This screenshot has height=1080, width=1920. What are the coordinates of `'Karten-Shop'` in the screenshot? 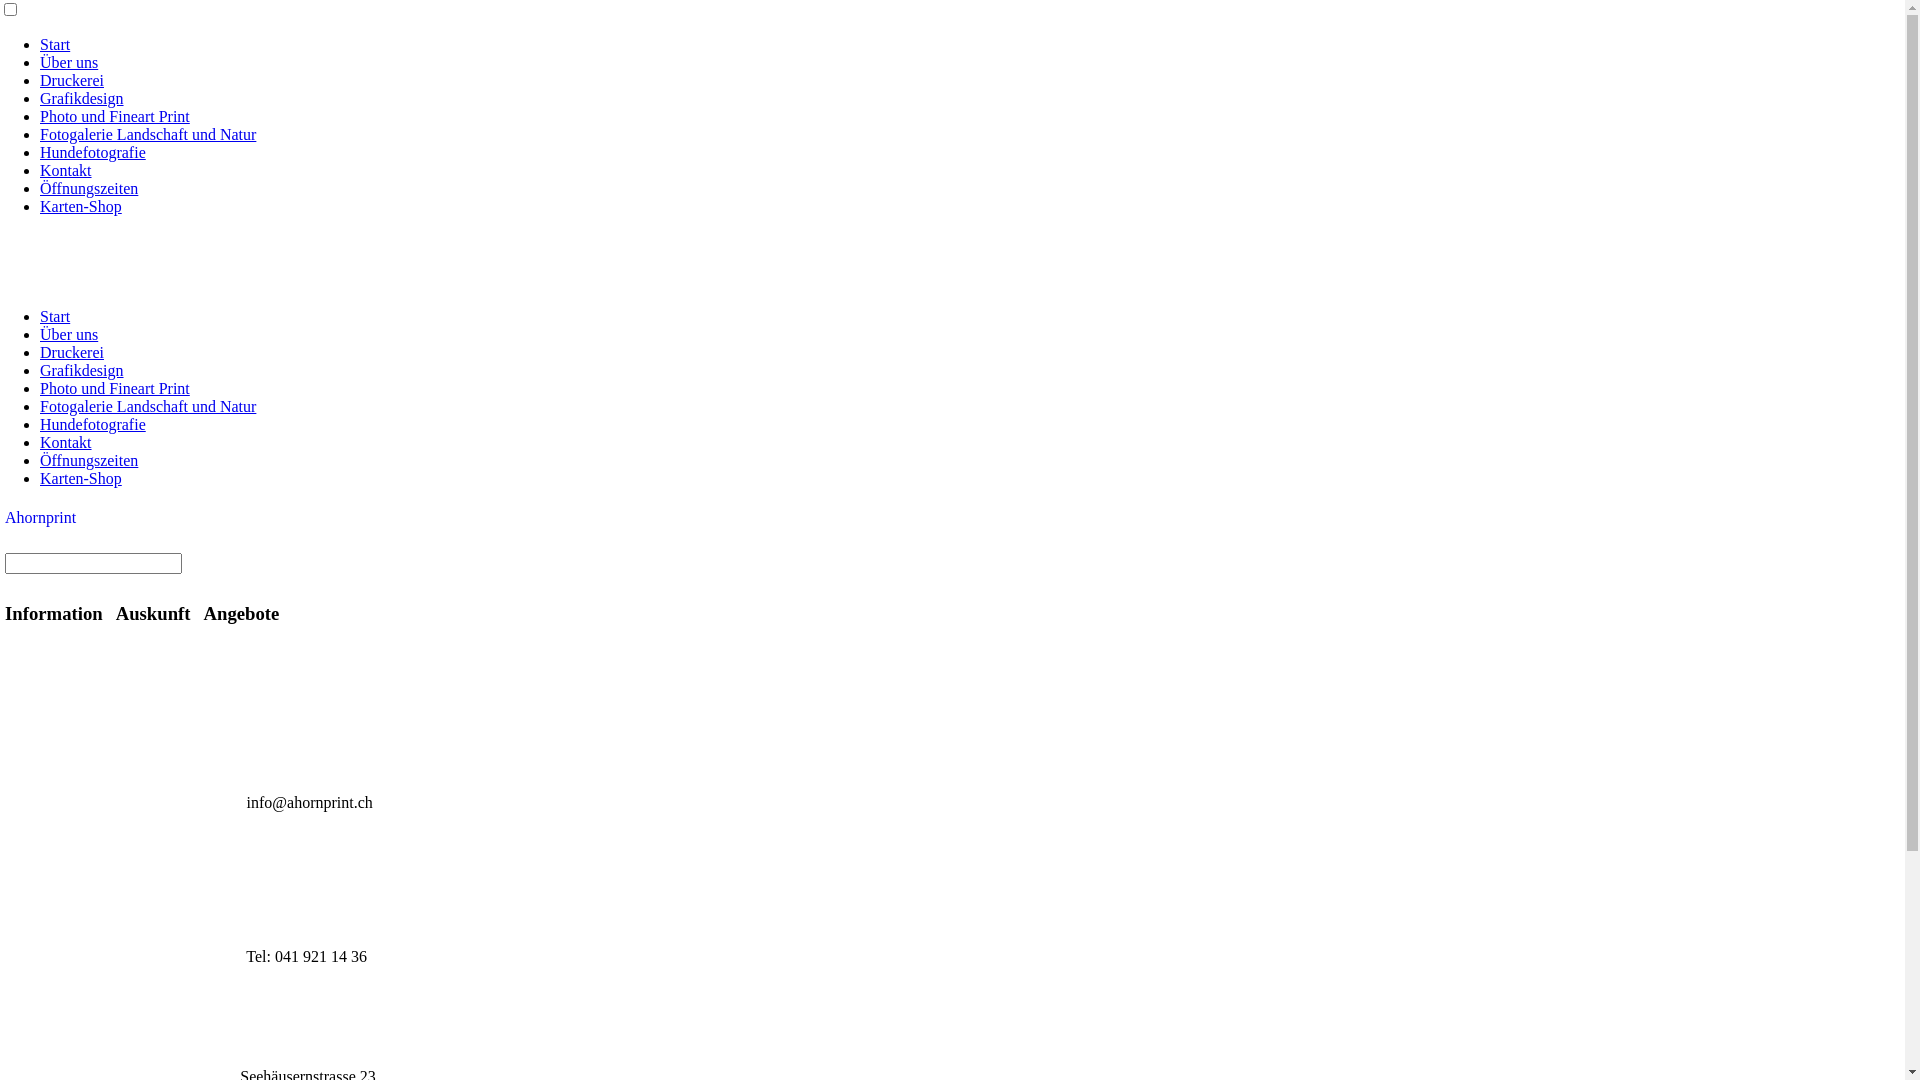 It's located at (80, 478).